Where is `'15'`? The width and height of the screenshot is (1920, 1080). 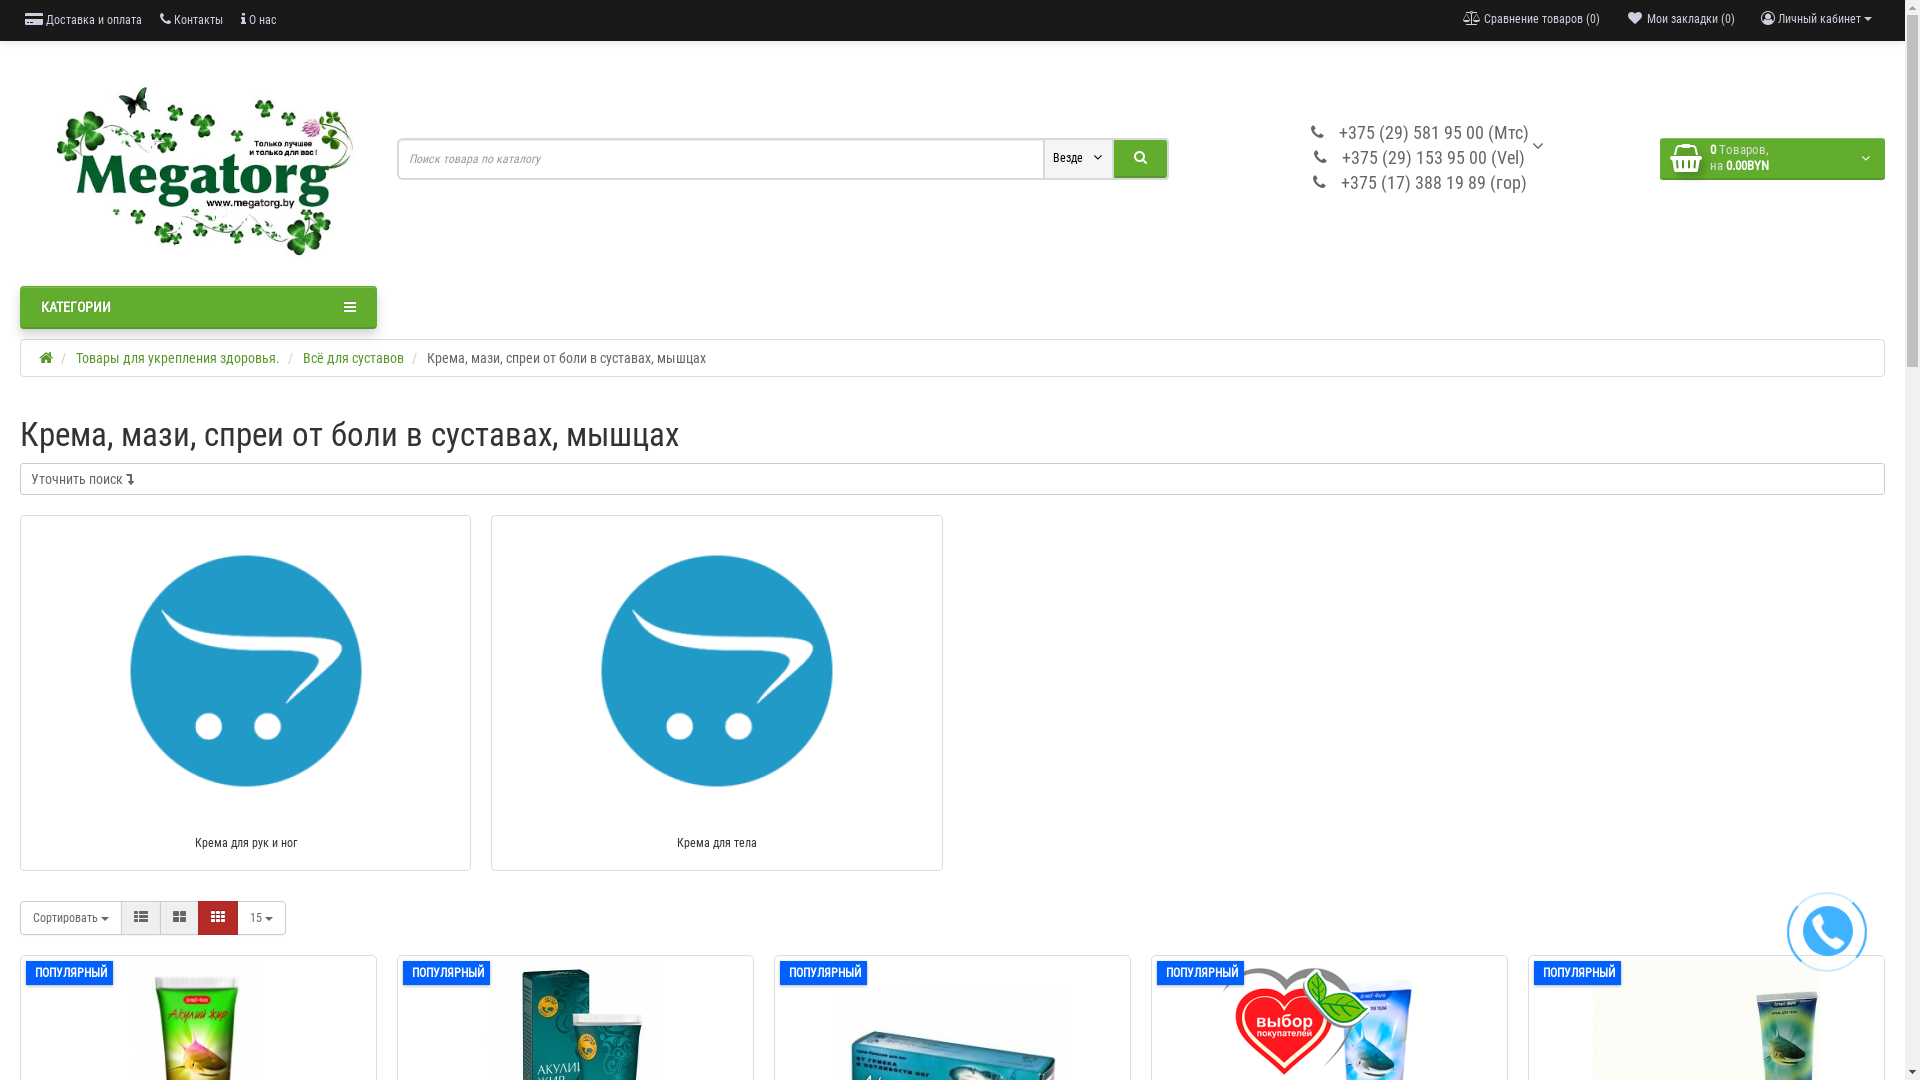 '15' is located at coordinates (260, 918).